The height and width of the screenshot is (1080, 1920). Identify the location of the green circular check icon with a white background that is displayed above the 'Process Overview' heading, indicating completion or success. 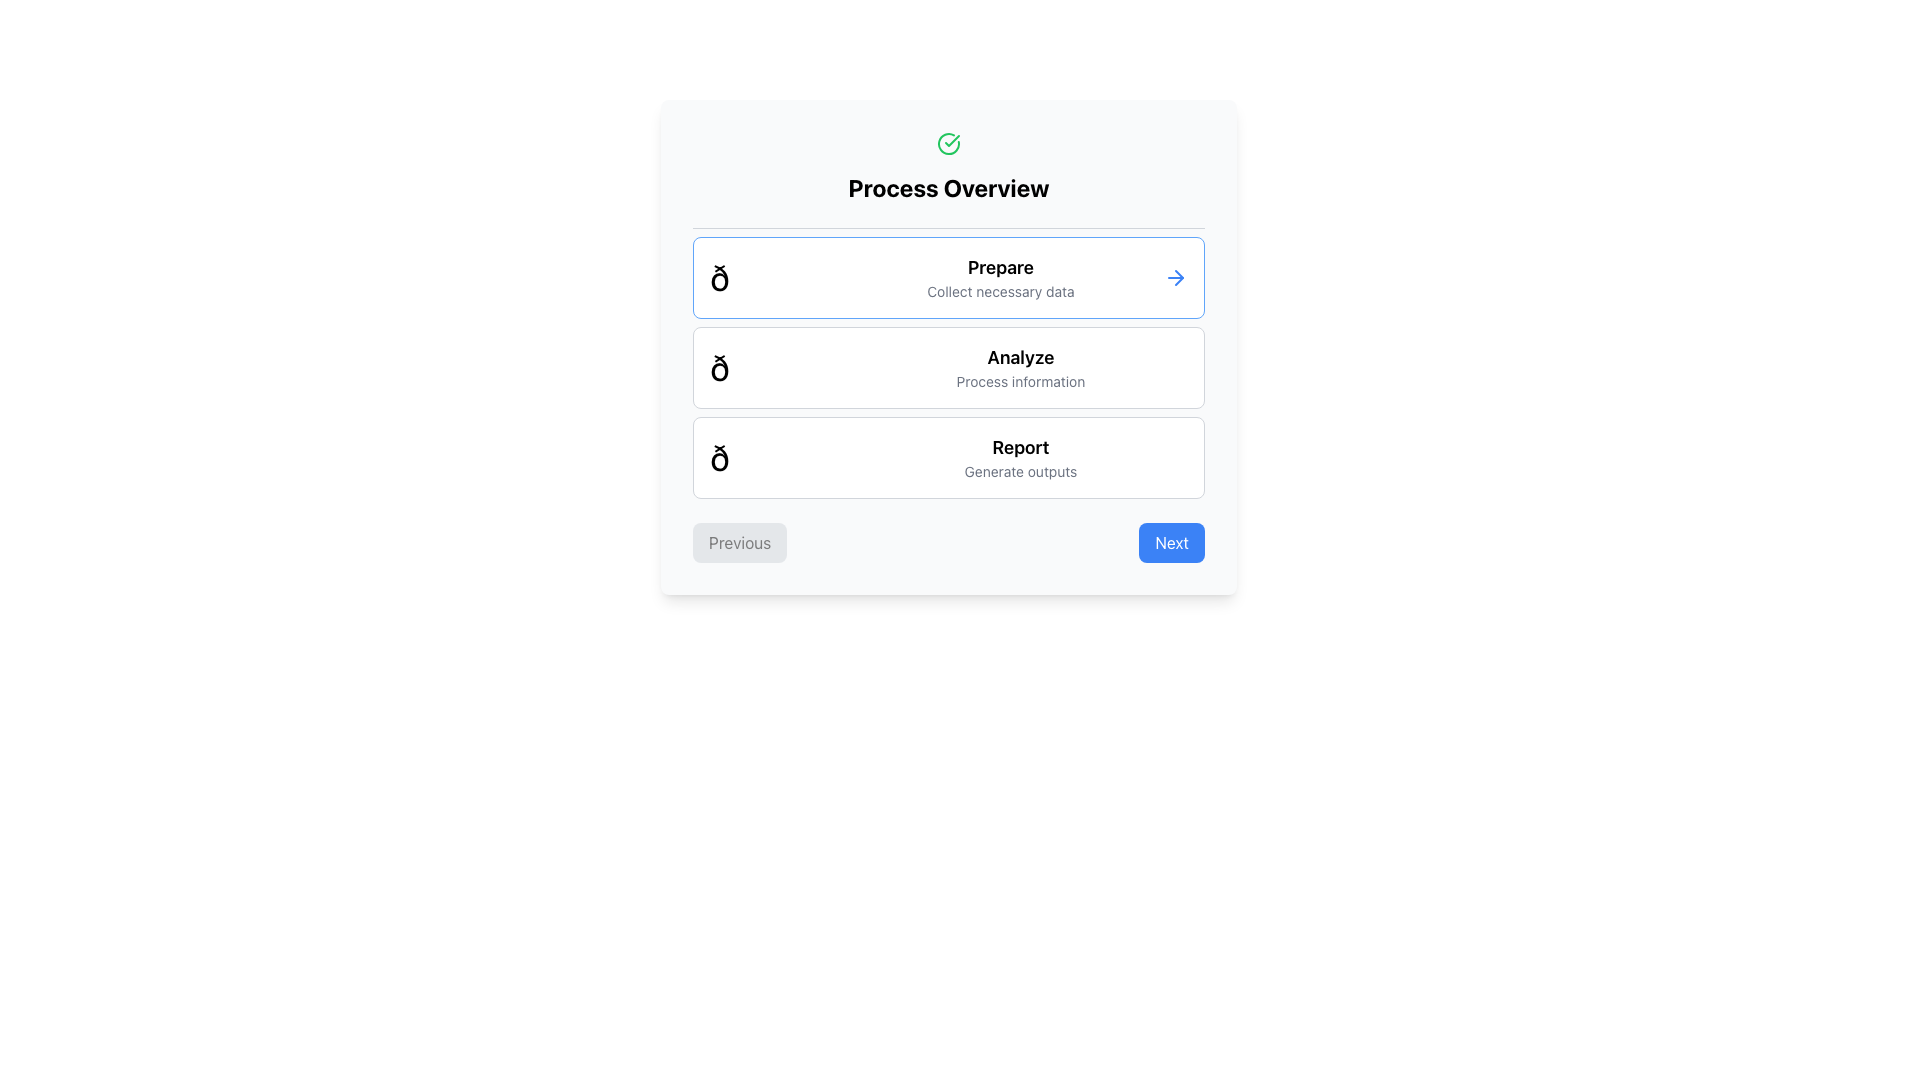
(948, 142).